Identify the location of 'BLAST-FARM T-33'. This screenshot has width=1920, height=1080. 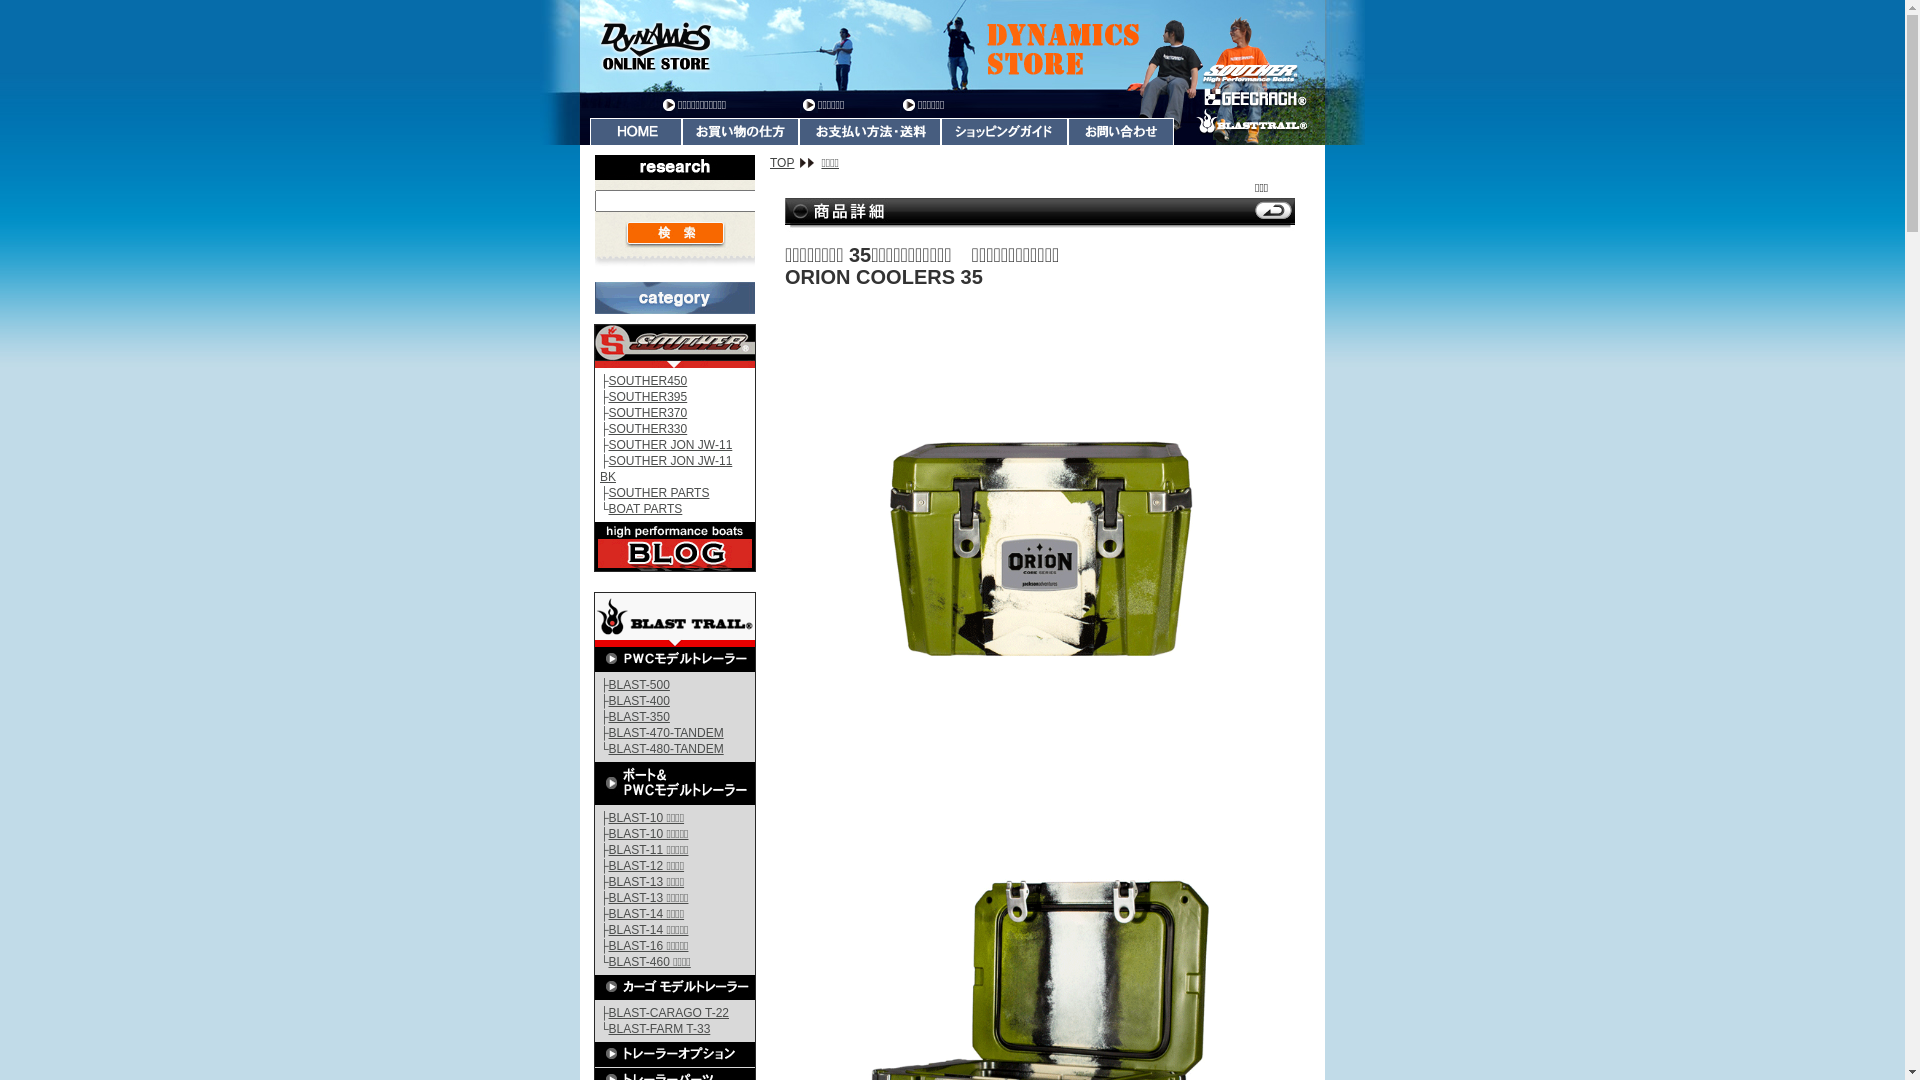
(660, 1029).